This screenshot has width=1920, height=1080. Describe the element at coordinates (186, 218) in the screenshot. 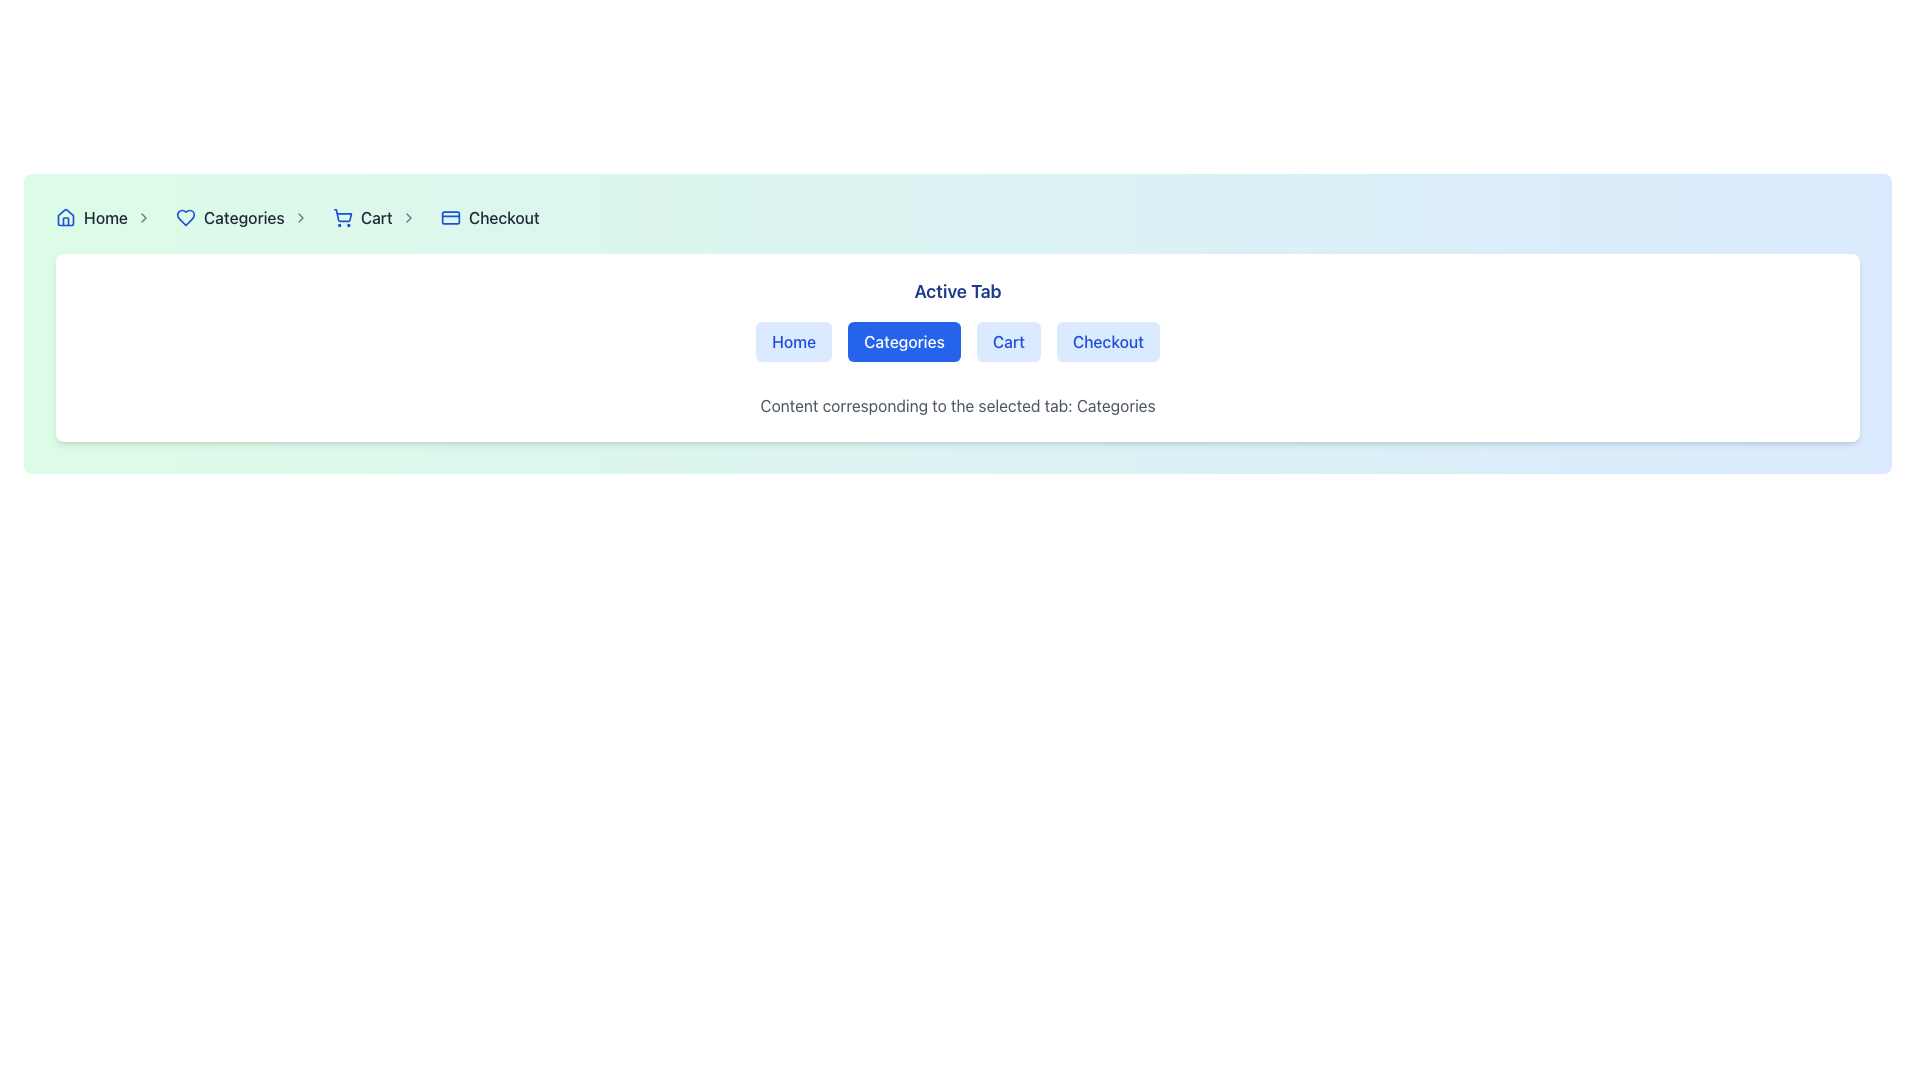

I see `the heart icon representing the 'Categories' section in the breadcrumb navigation bar, located to the left of the 'Categories' text` at that location.